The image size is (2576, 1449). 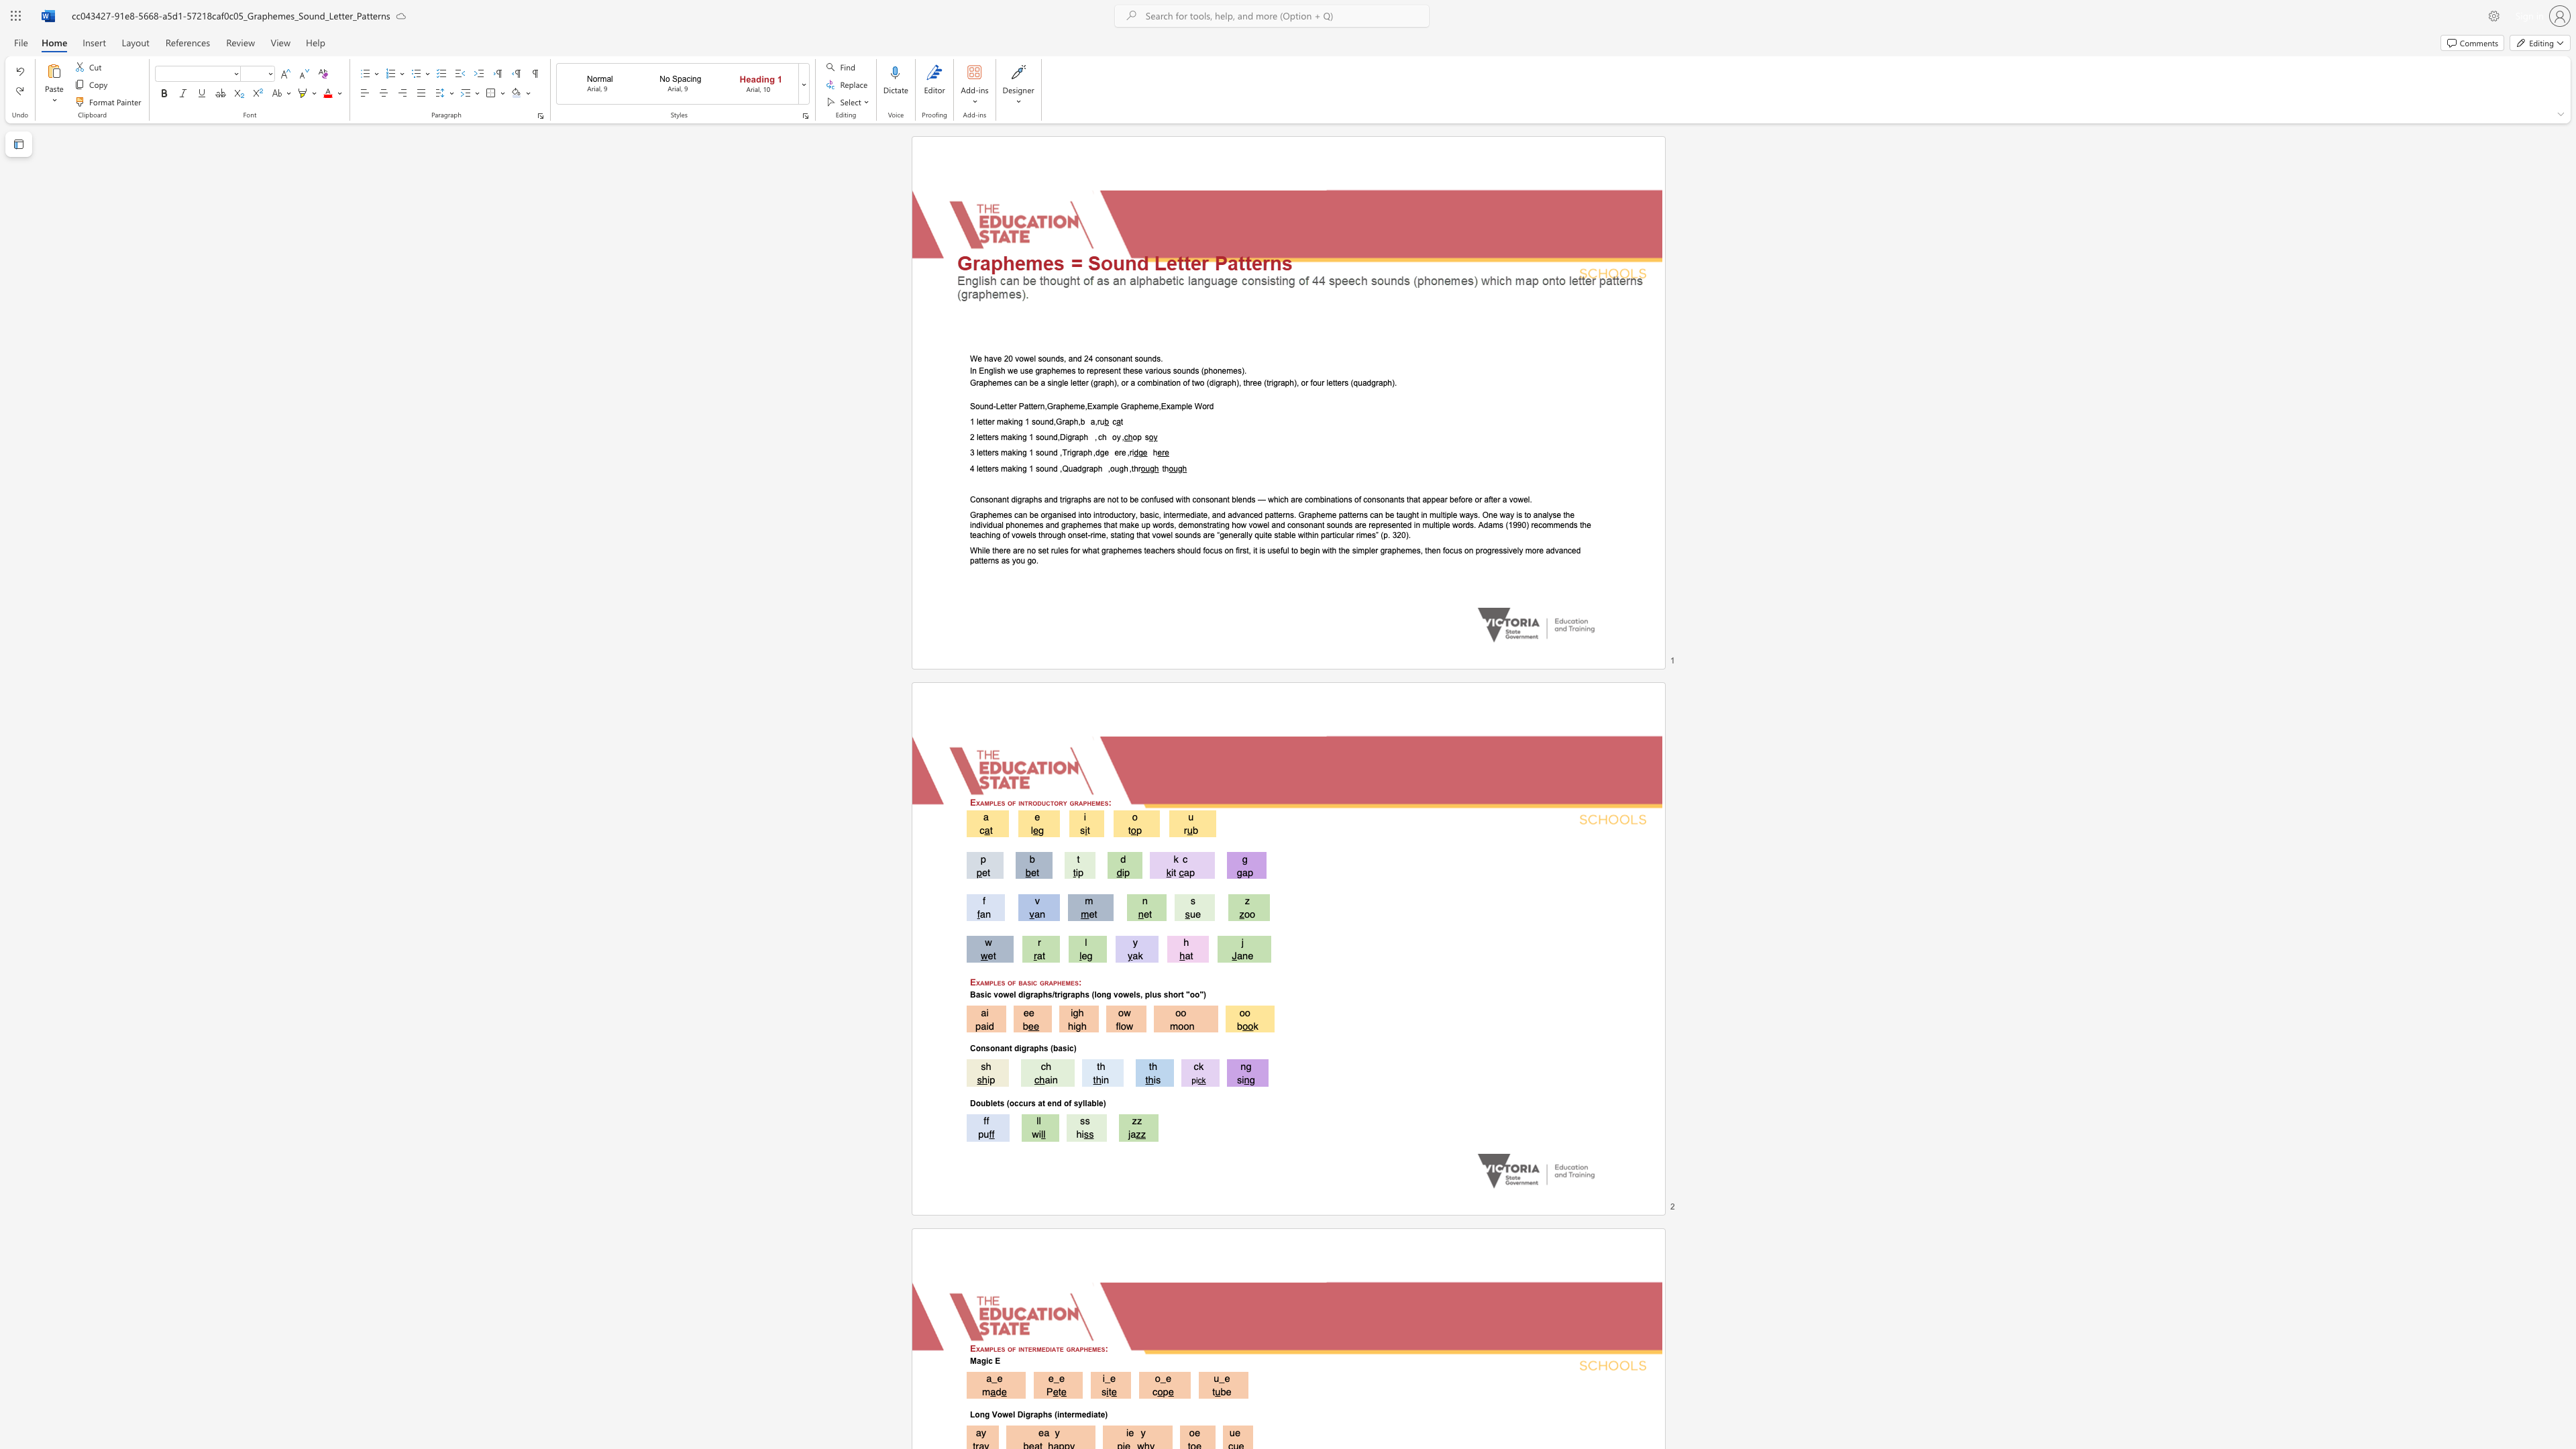 I want to click on the space between the continuous character "Q" and "u" in the text, so click(x=1067, y=467).